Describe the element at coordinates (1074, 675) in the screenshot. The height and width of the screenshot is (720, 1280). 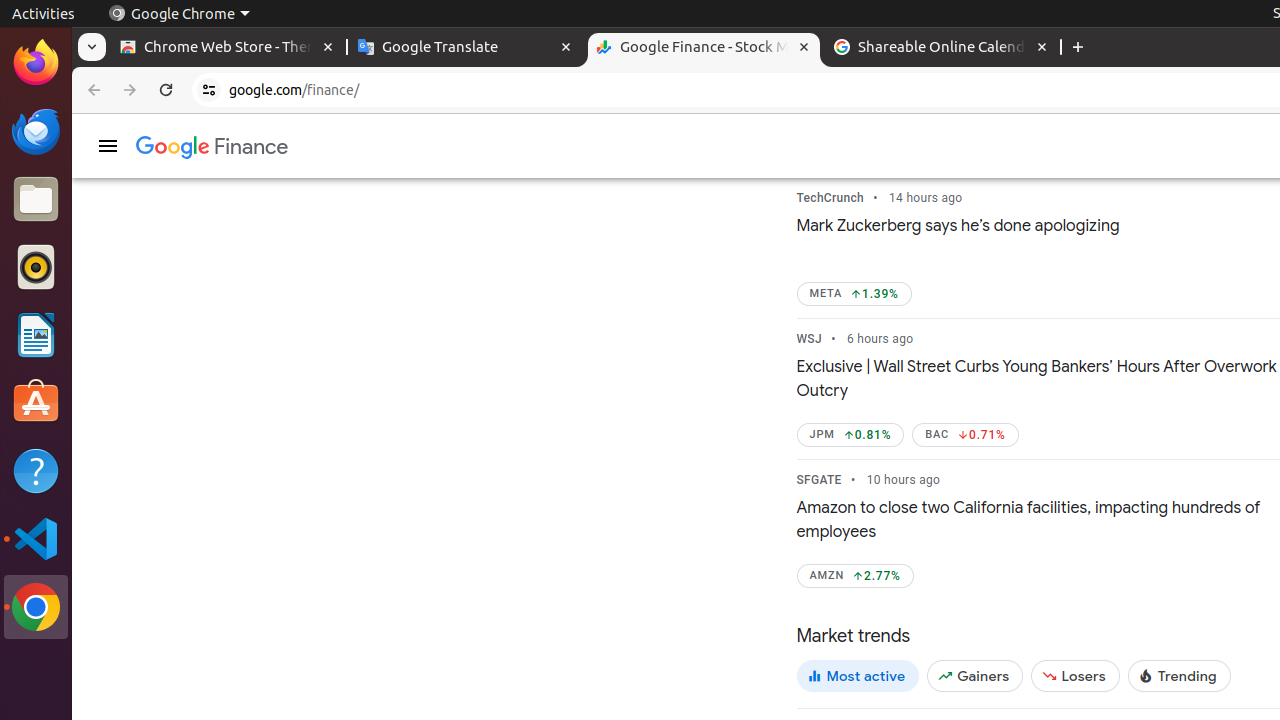
I see `'Losers'` at that location.